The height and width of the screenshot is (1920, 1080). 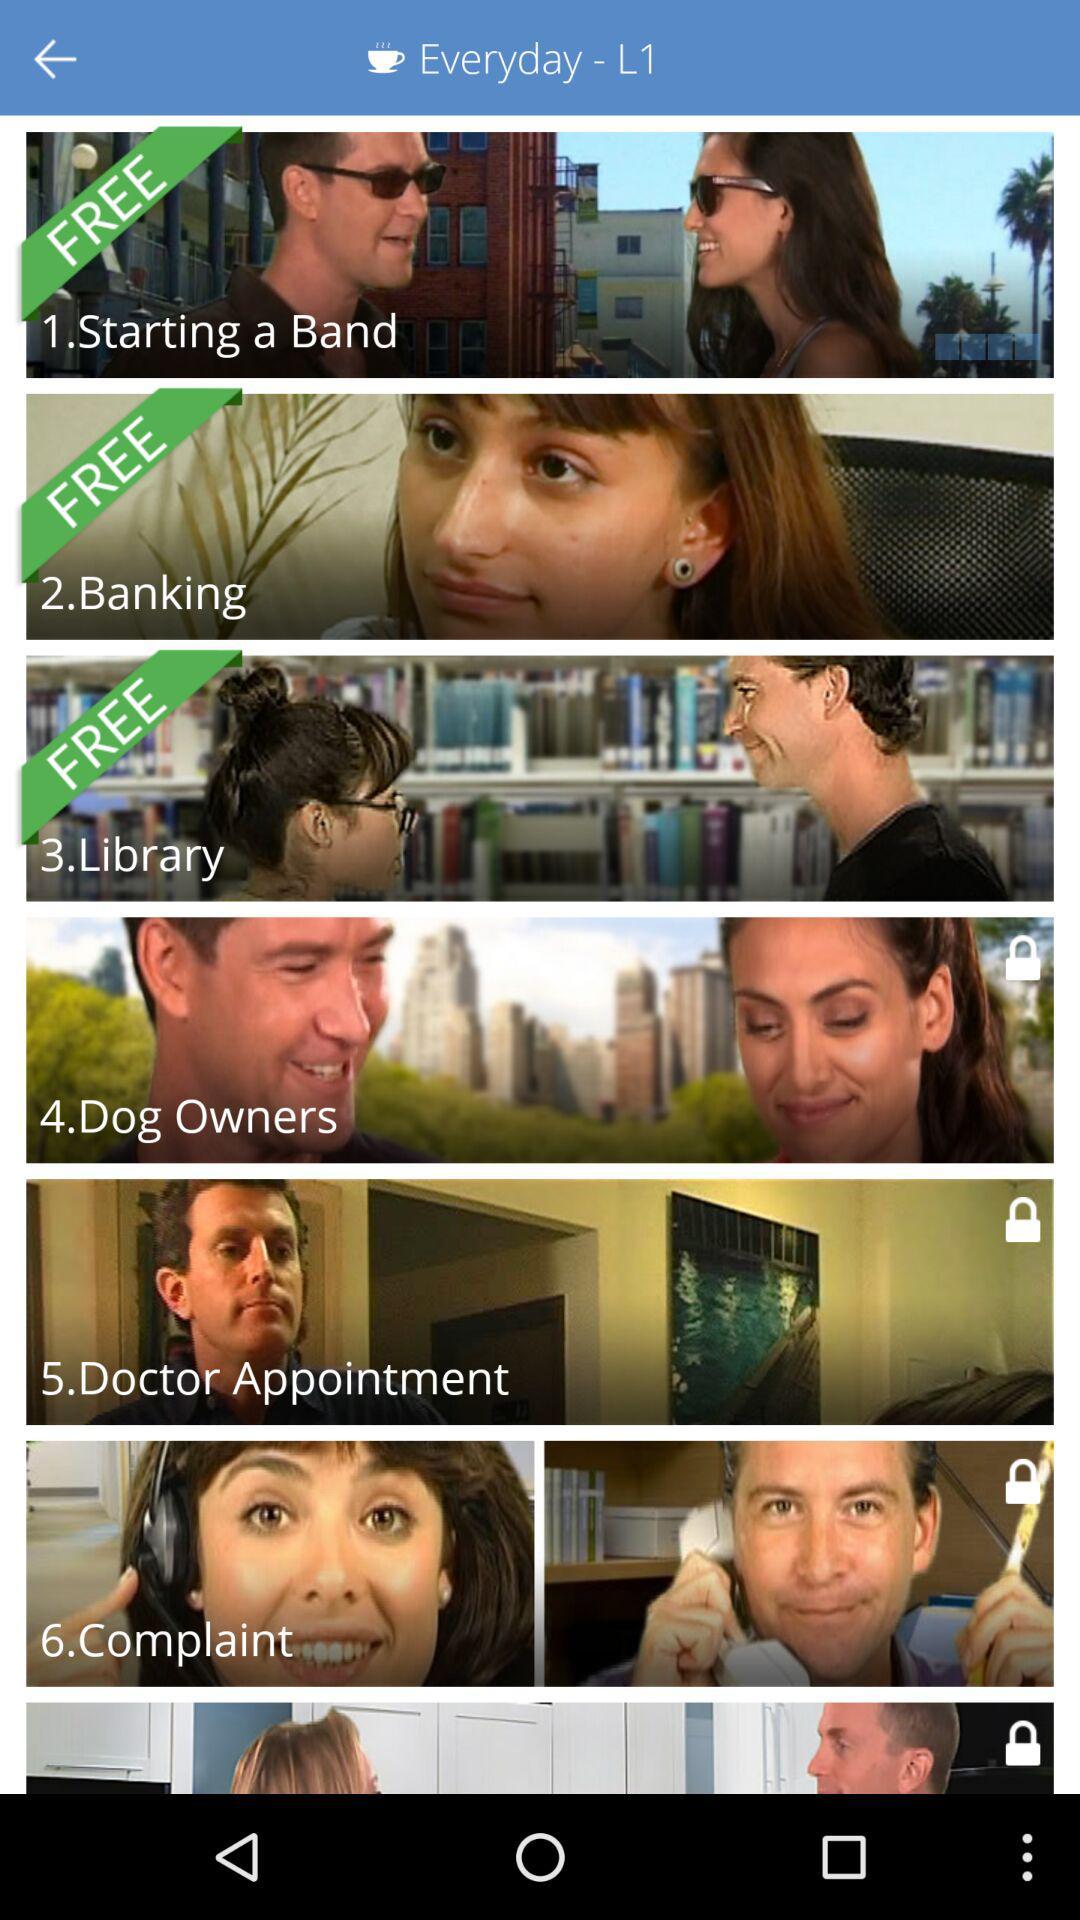 What do you see at coordinates (801, 346) in the screenshot?
I see `the icon next to 1 starting a item` at bounding box center [801, 346].